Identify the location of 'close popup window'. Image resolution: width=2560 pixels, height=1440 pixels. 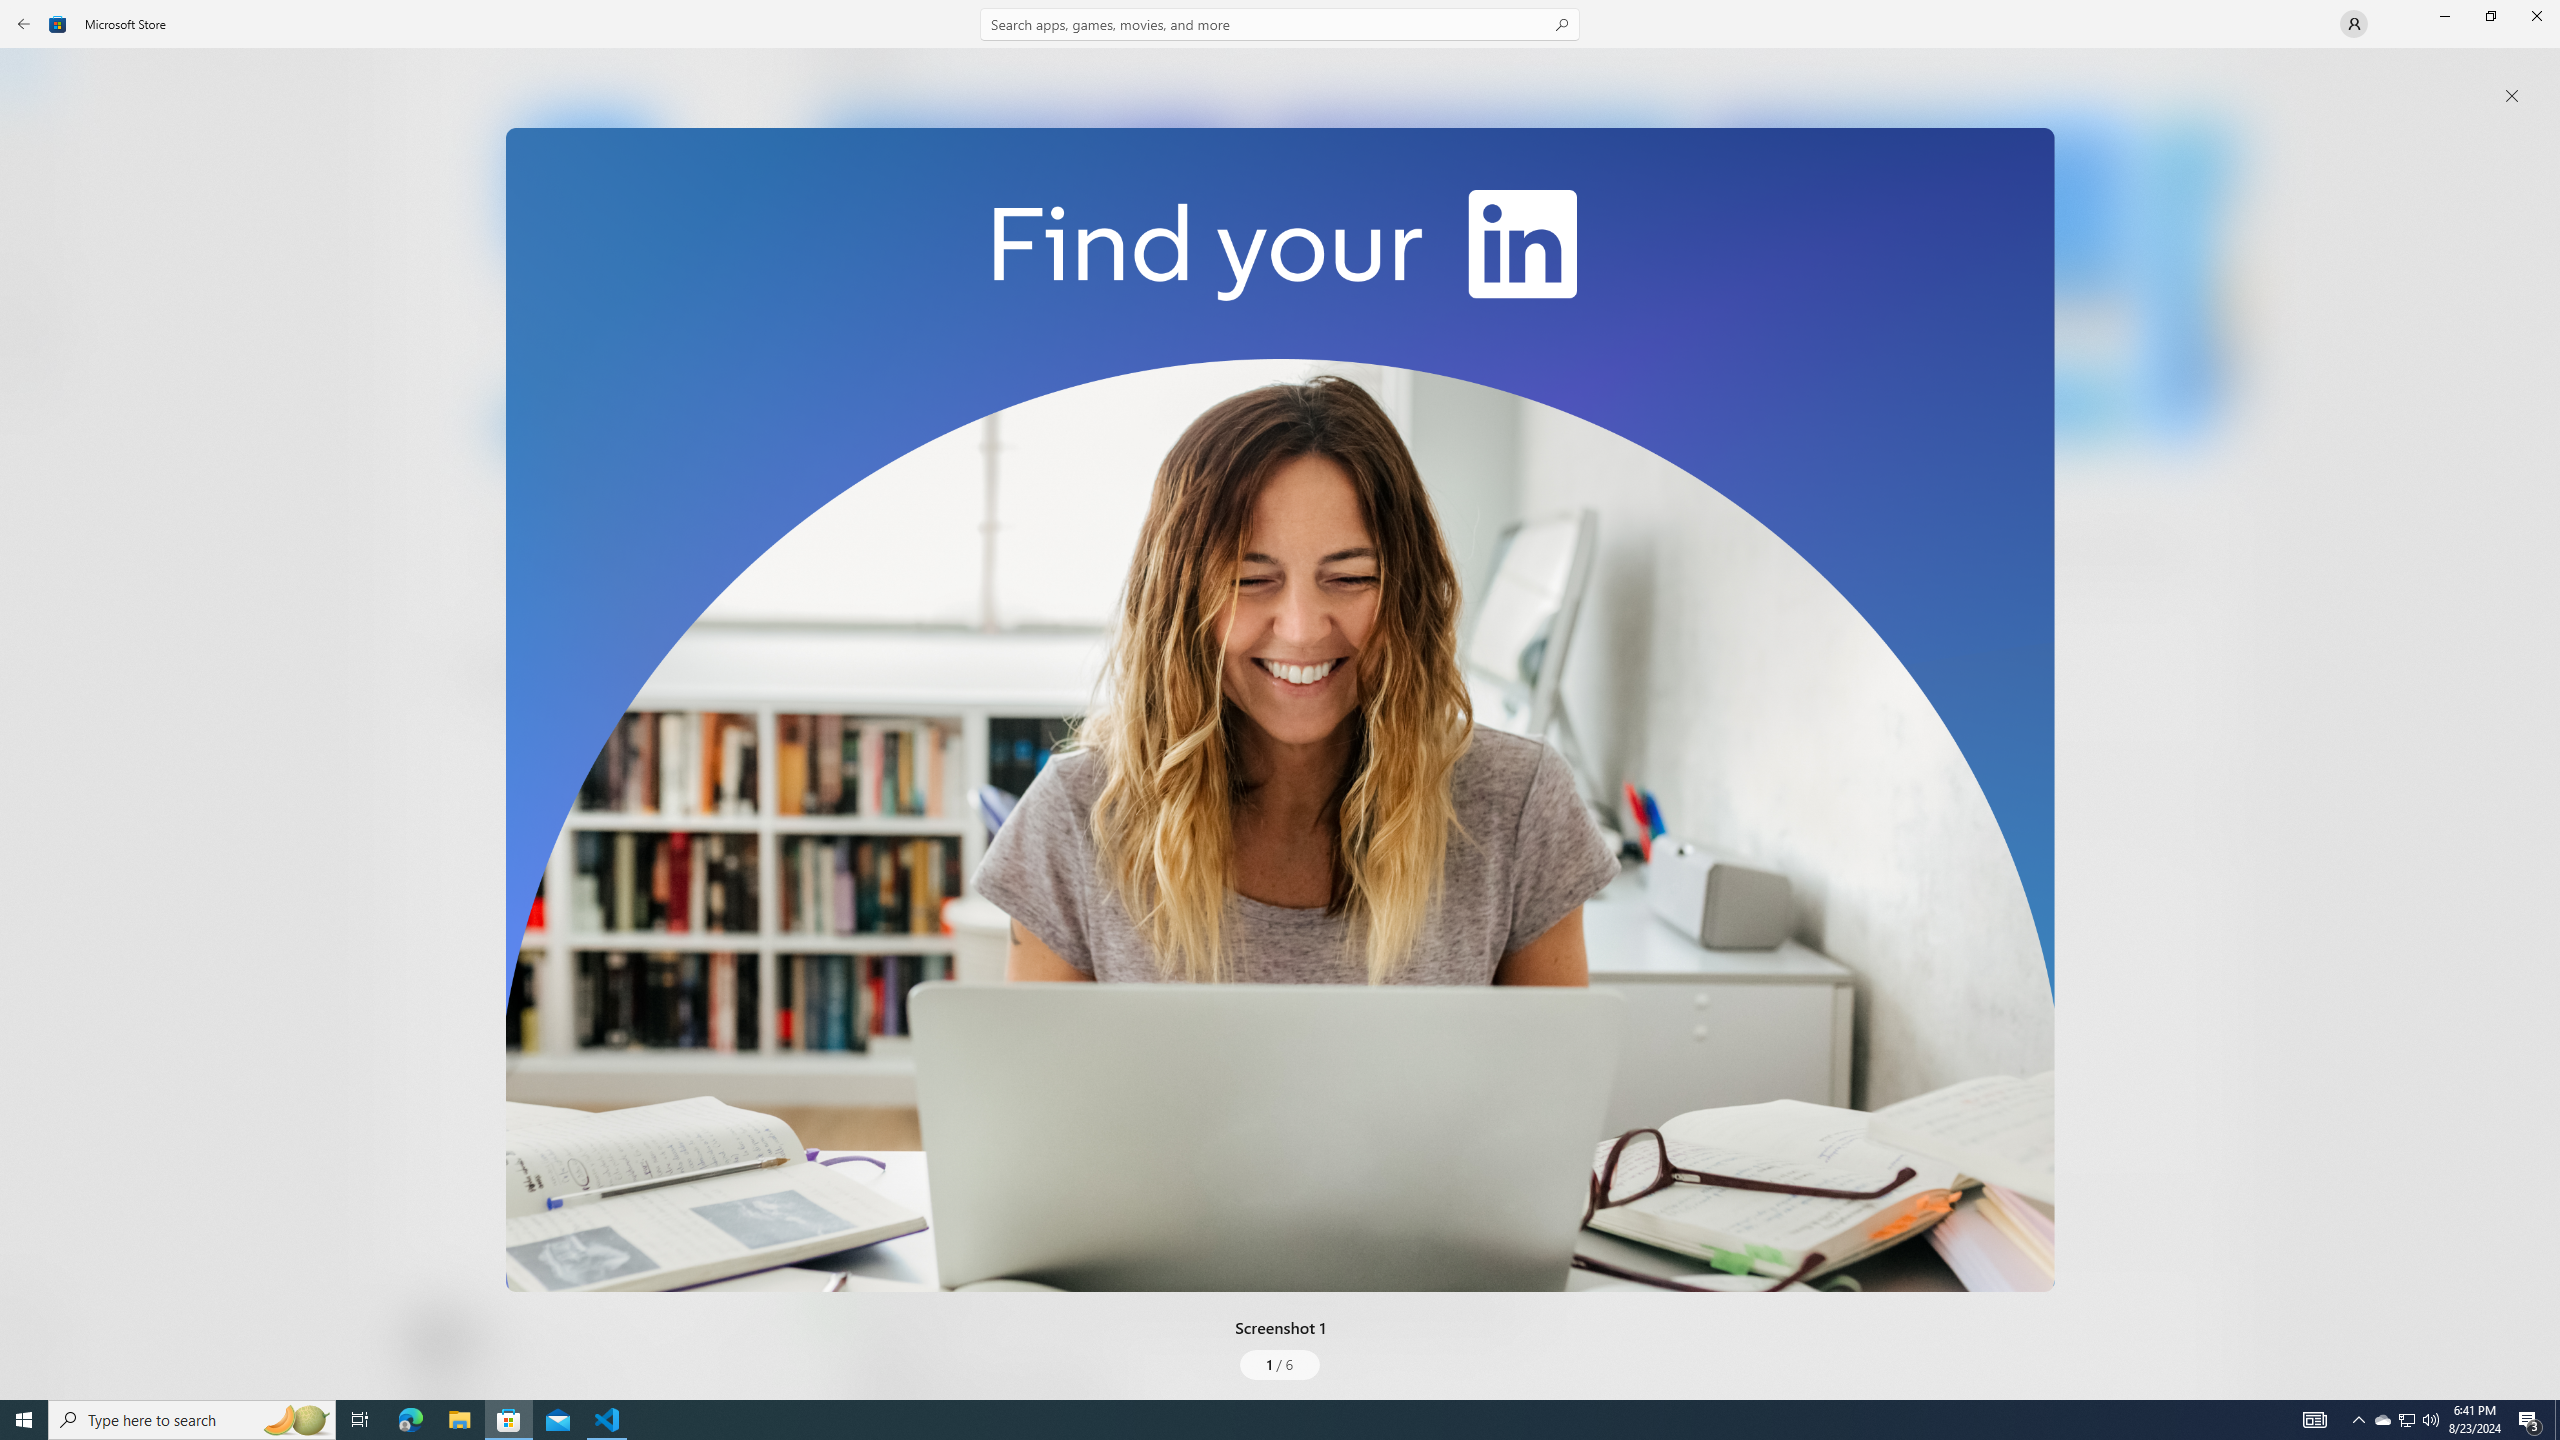
(2511, 95).